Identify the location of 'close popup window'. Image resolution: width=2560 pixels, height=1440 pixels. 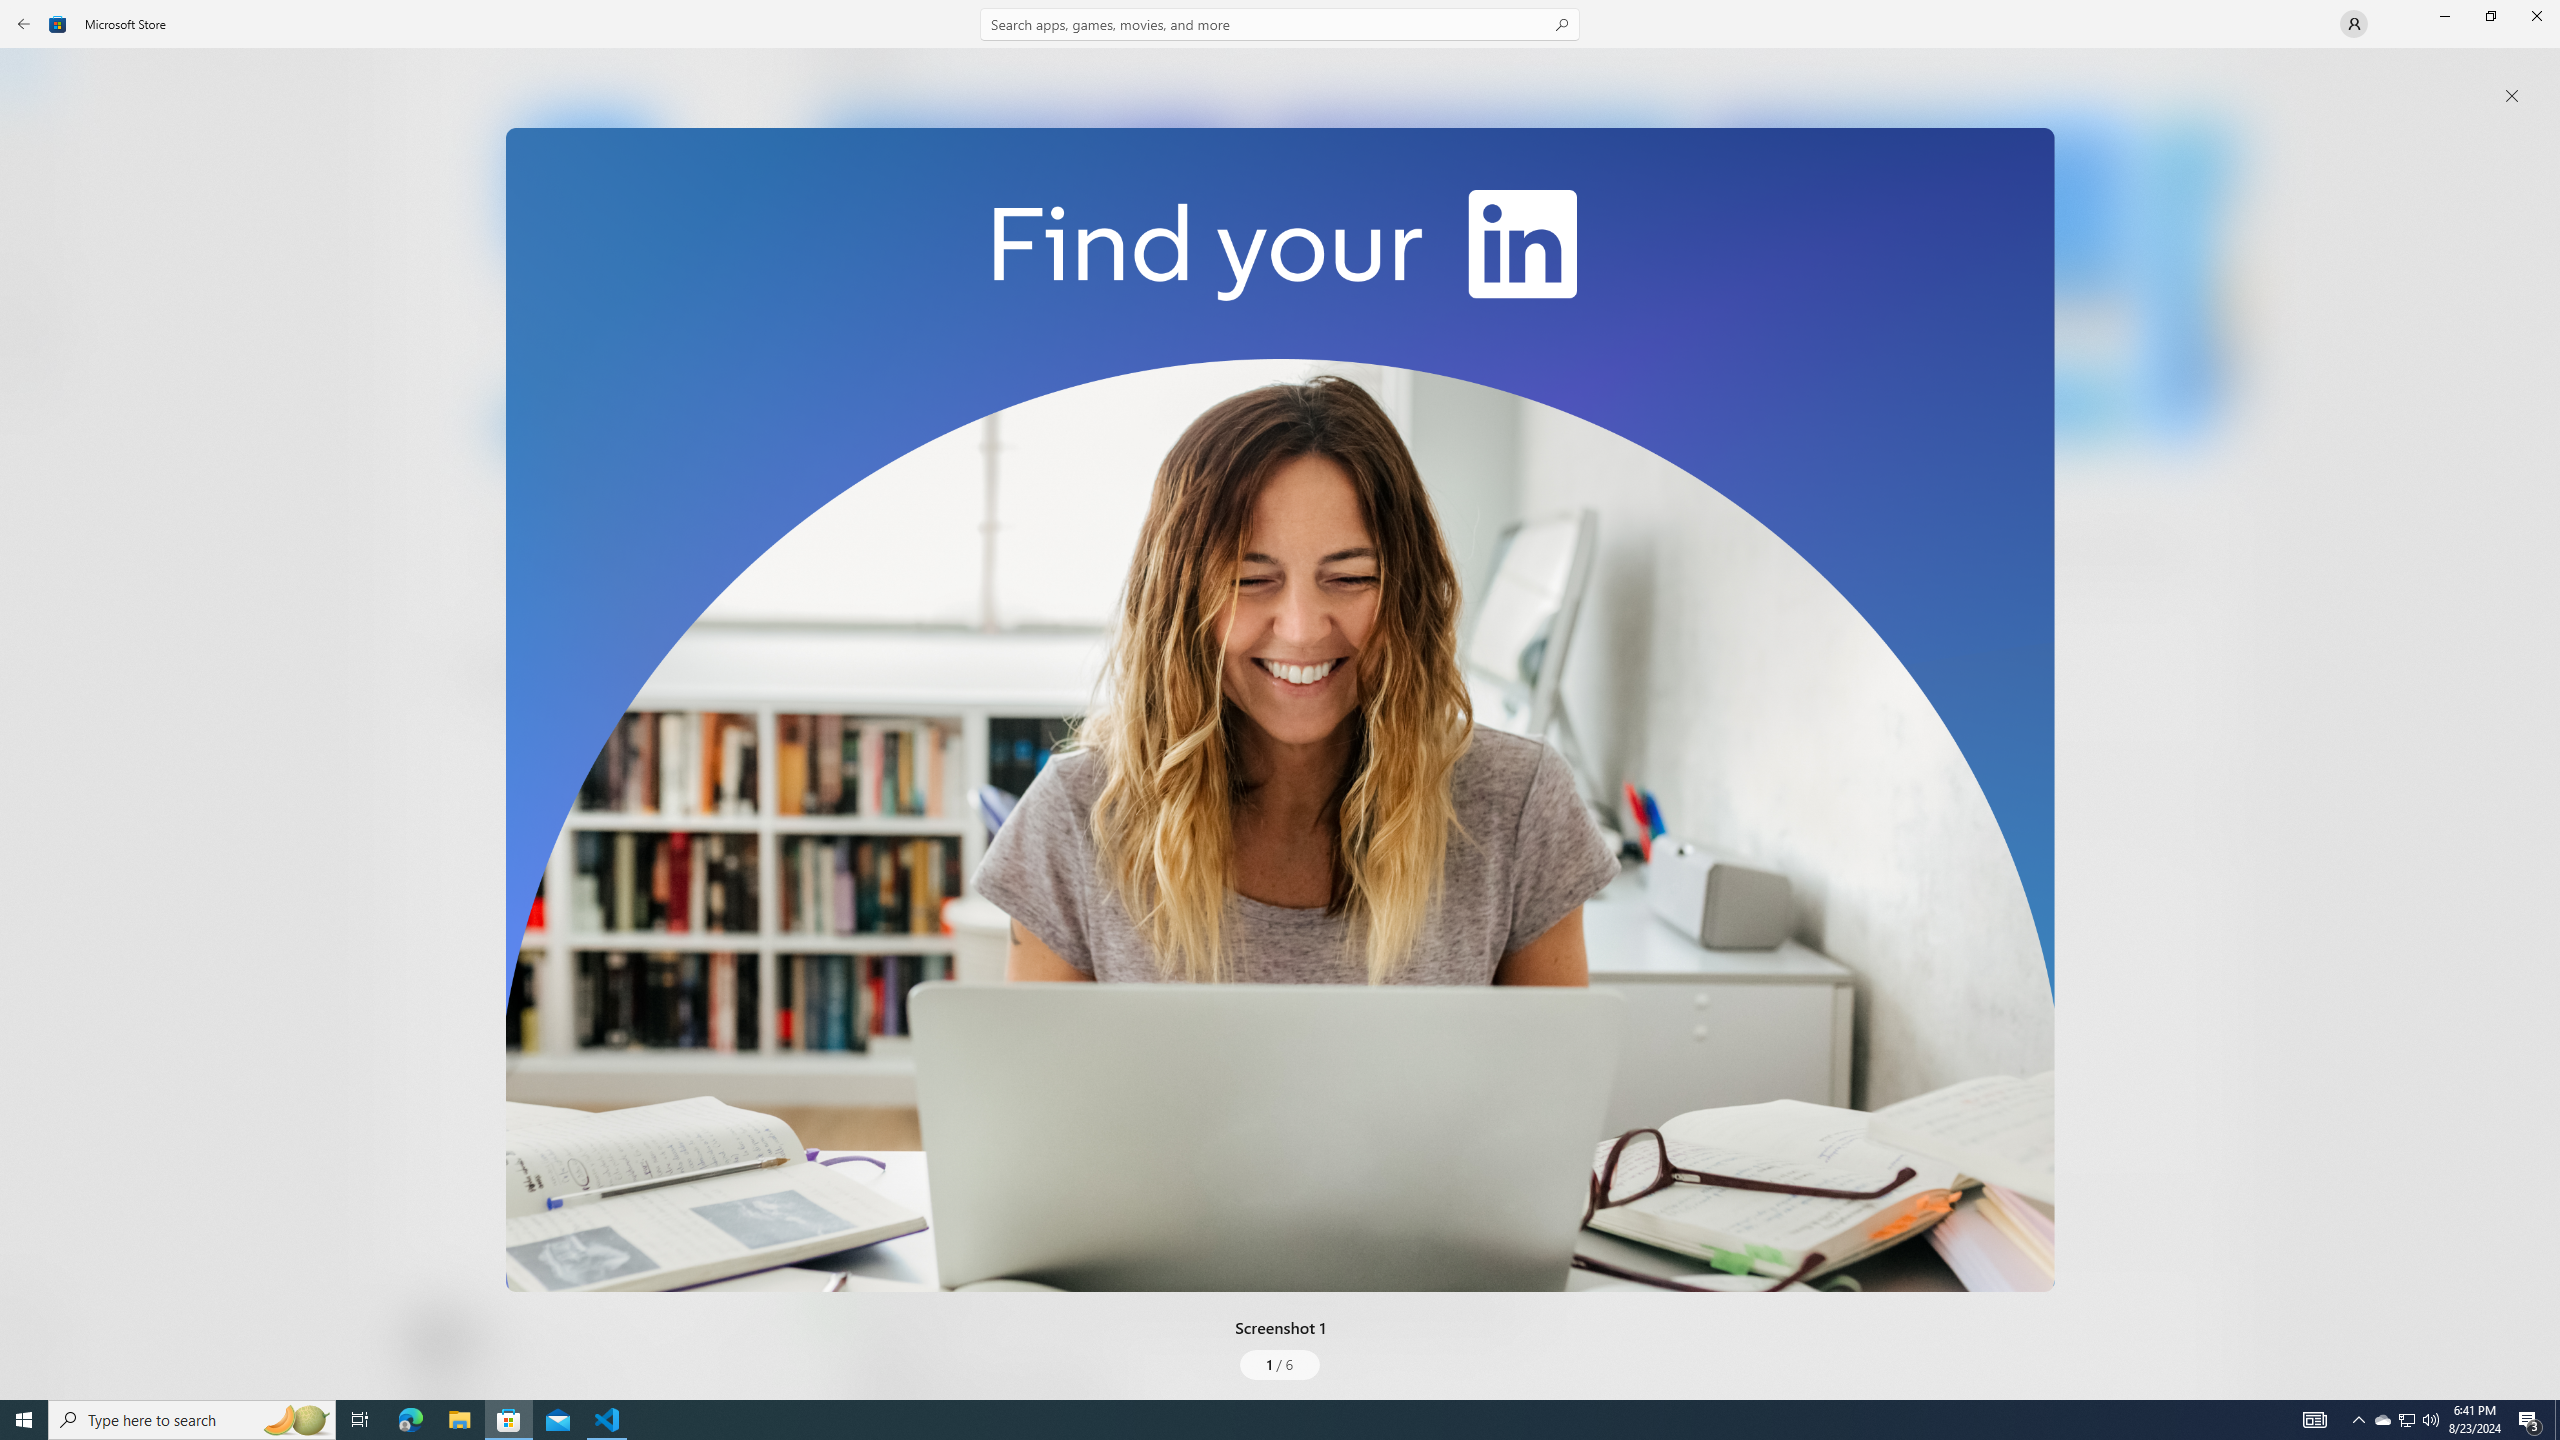
(2511, 95).